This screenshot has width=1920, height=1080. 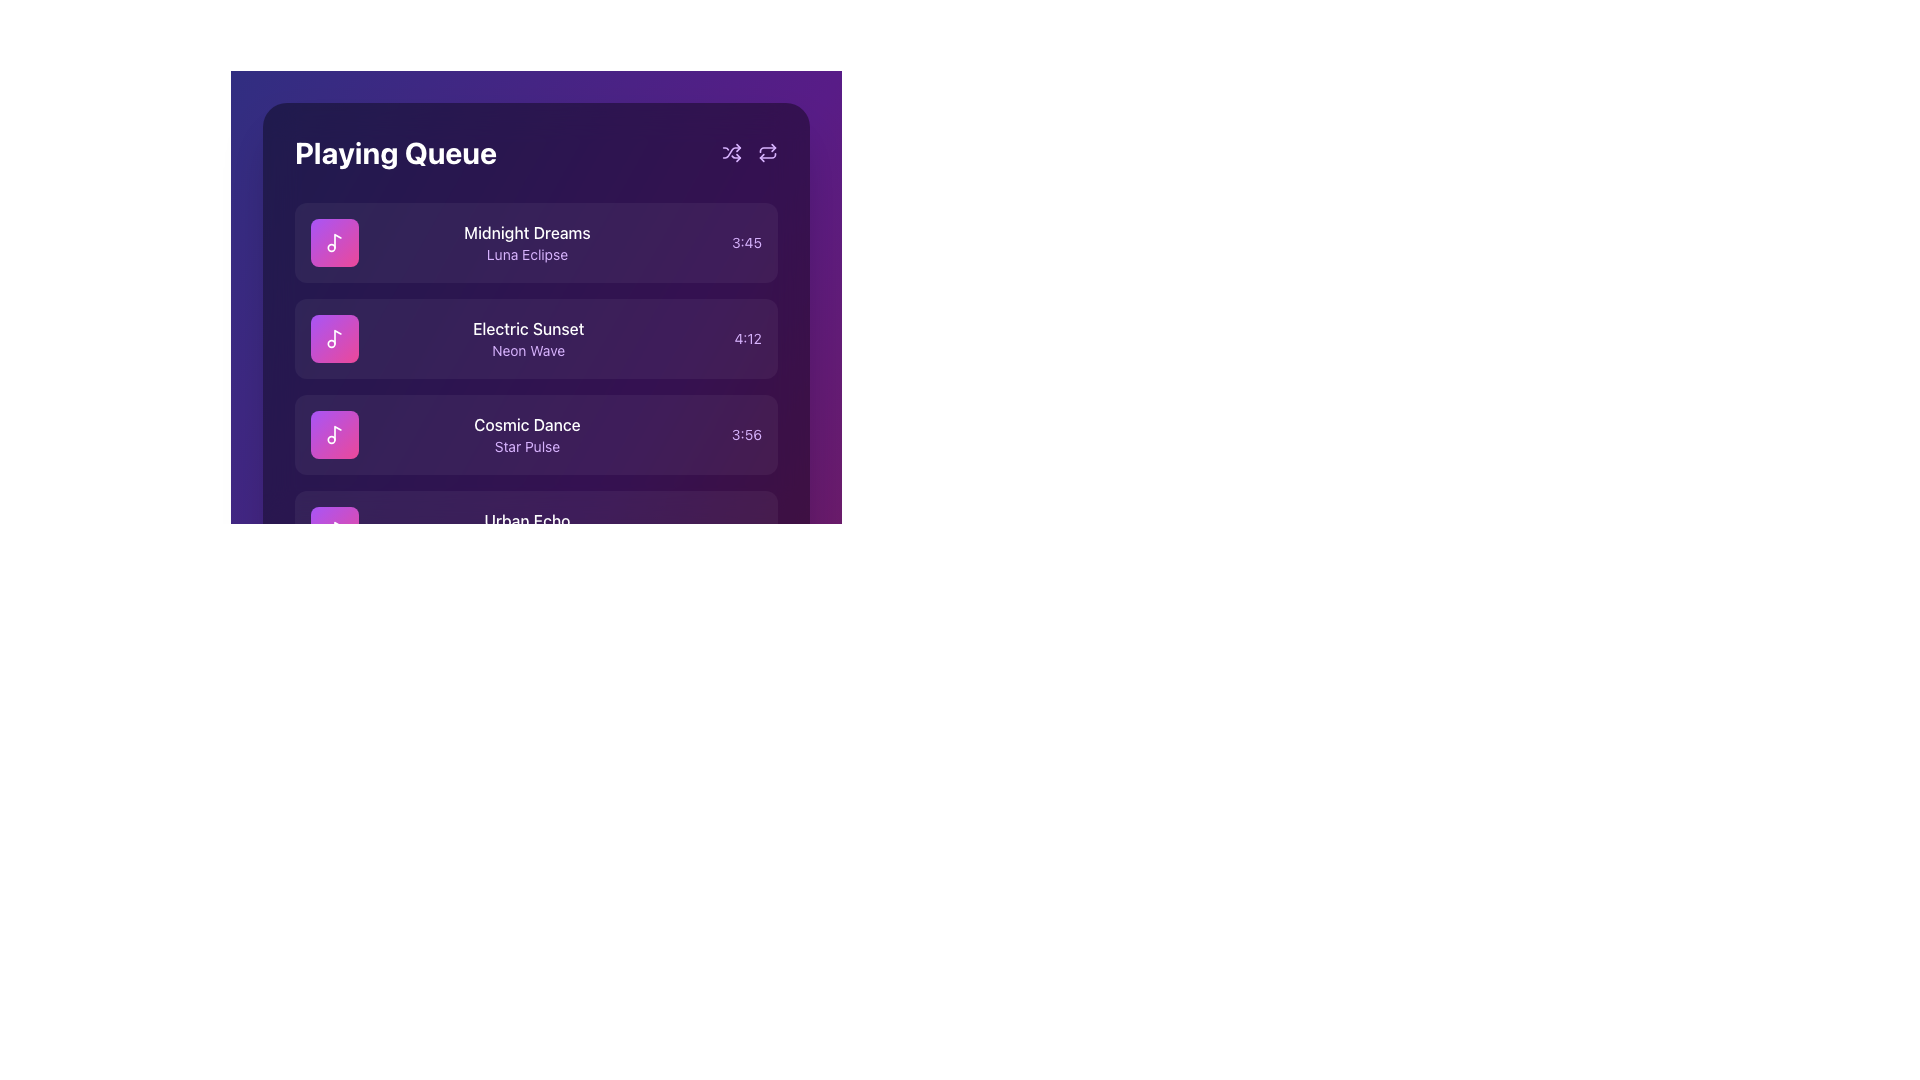 I want to click on the first interactive list item under the title 'Playing Queue', which features a colorful gradient icon with a music note, the title 'Midnight Dreams', subtitle 'Luna Eclipse', and a time duration of '3:45' to change its background visually, so click(x=536, y=242).